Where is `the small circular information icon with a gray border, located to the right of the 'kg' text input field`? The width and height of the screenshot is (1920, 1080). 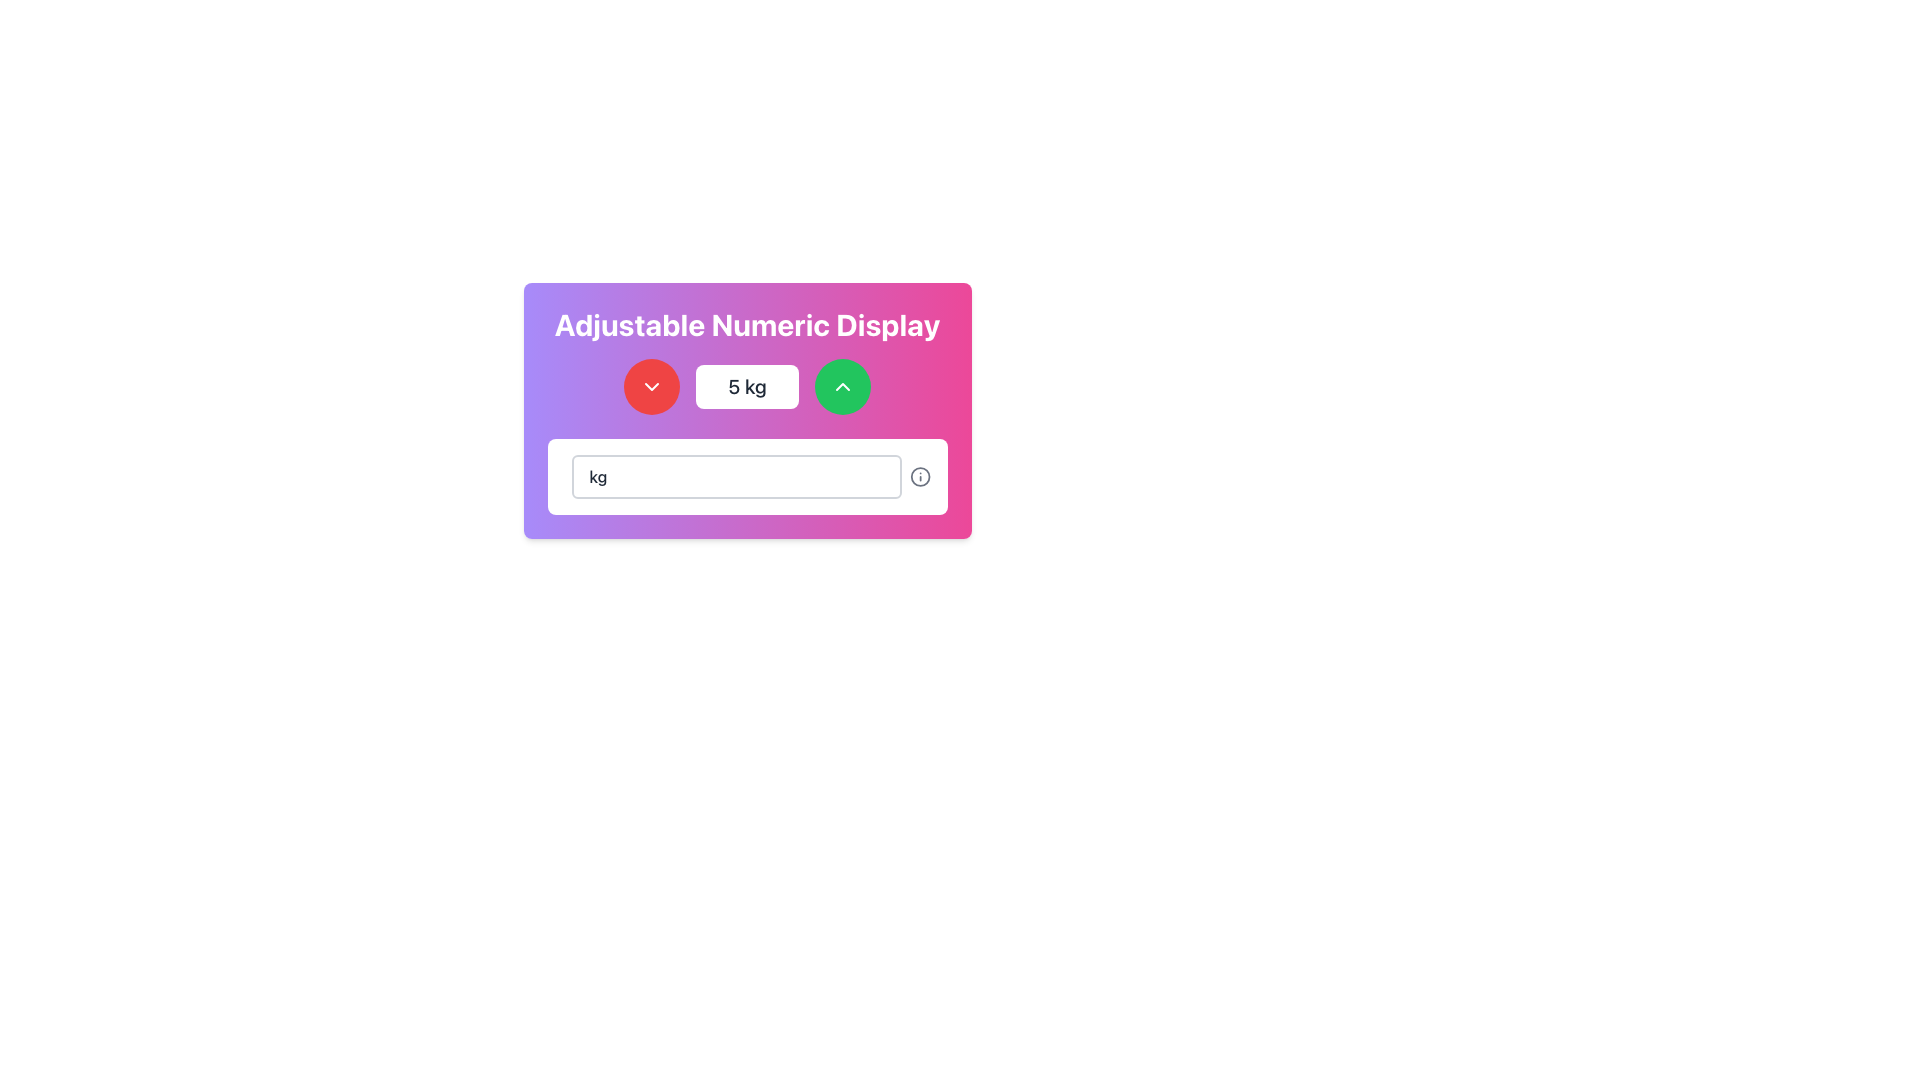
the small circular information icon with a gray border, located to the right of the 'kg' text input field is located at coordinates (919, 477).